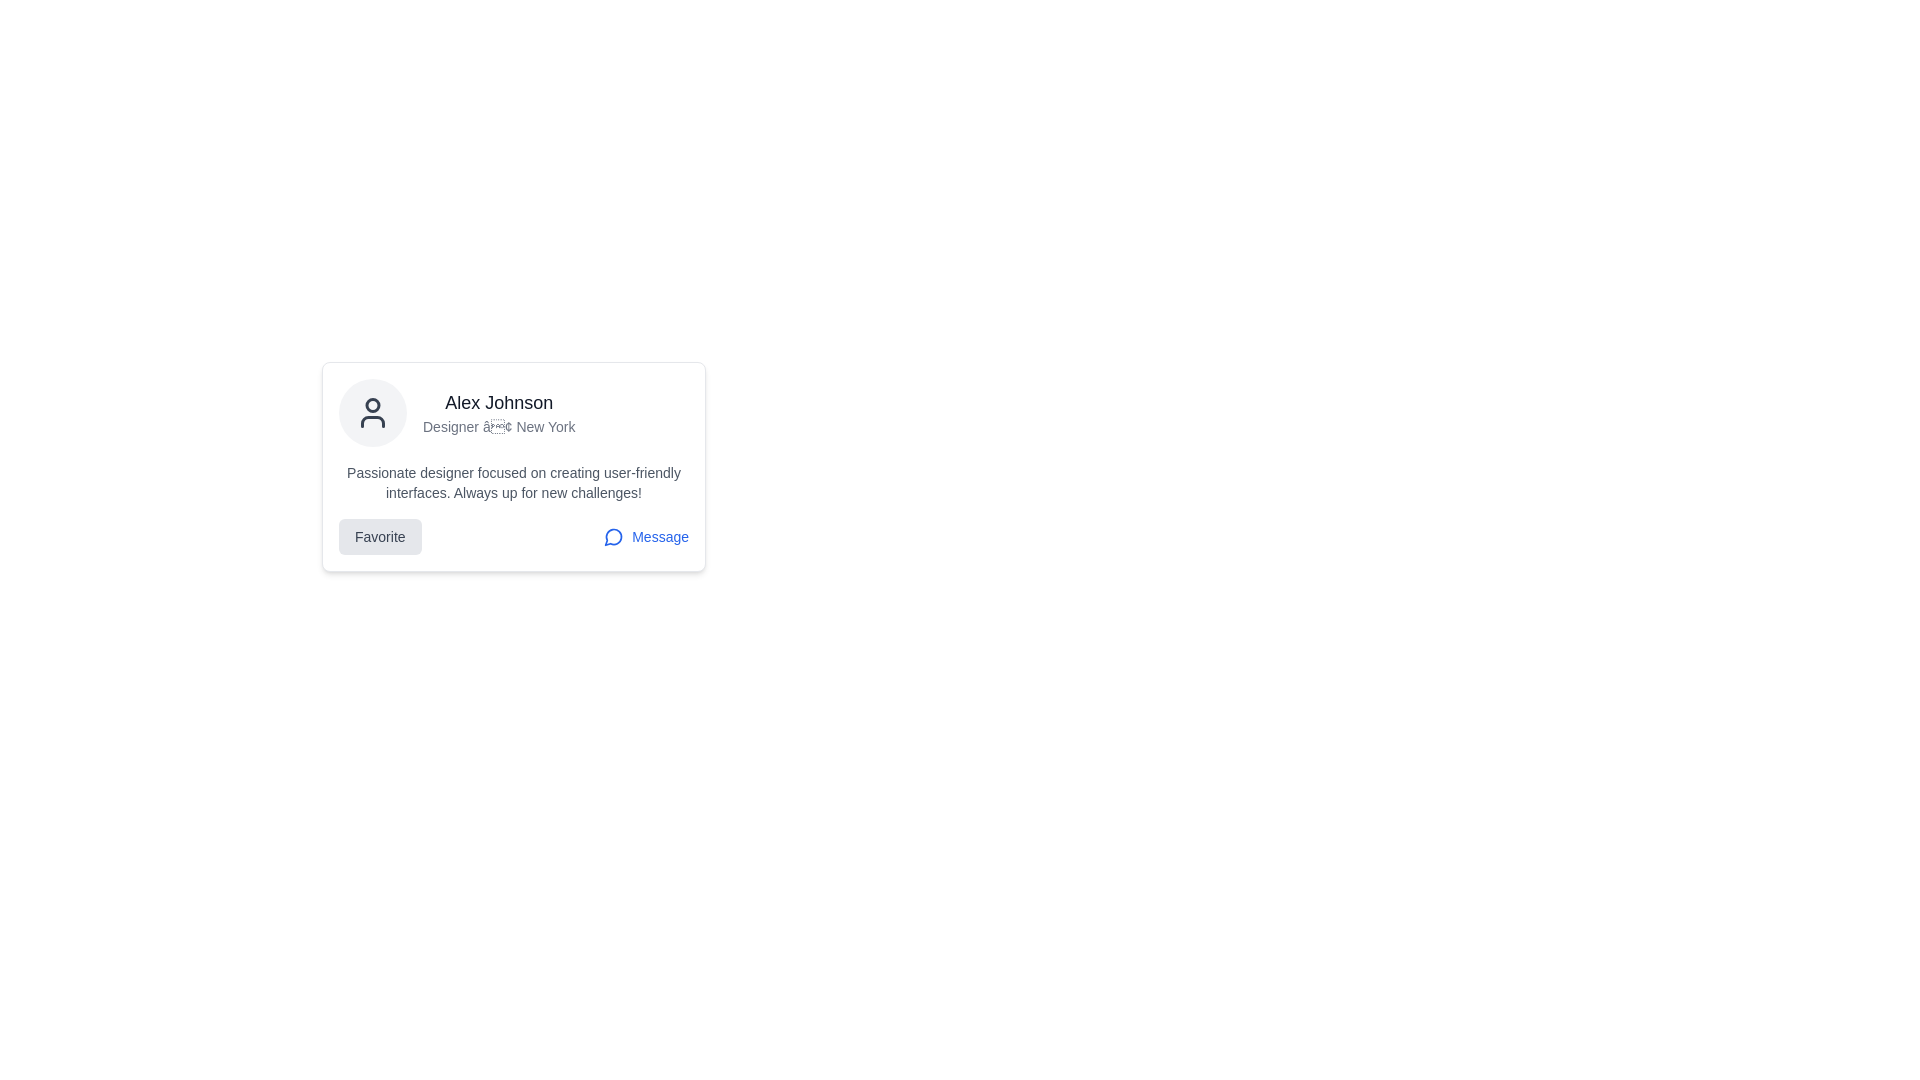 This screenshot has height=1080, width=1920. What do you see at coordinates (513, 482) in the screenshot?
I see `text content of the text block that describes the user as a passionate designer, located in the middle section of the user profile card, positioned third among its sibling elements` at bounding box center [513, 482].